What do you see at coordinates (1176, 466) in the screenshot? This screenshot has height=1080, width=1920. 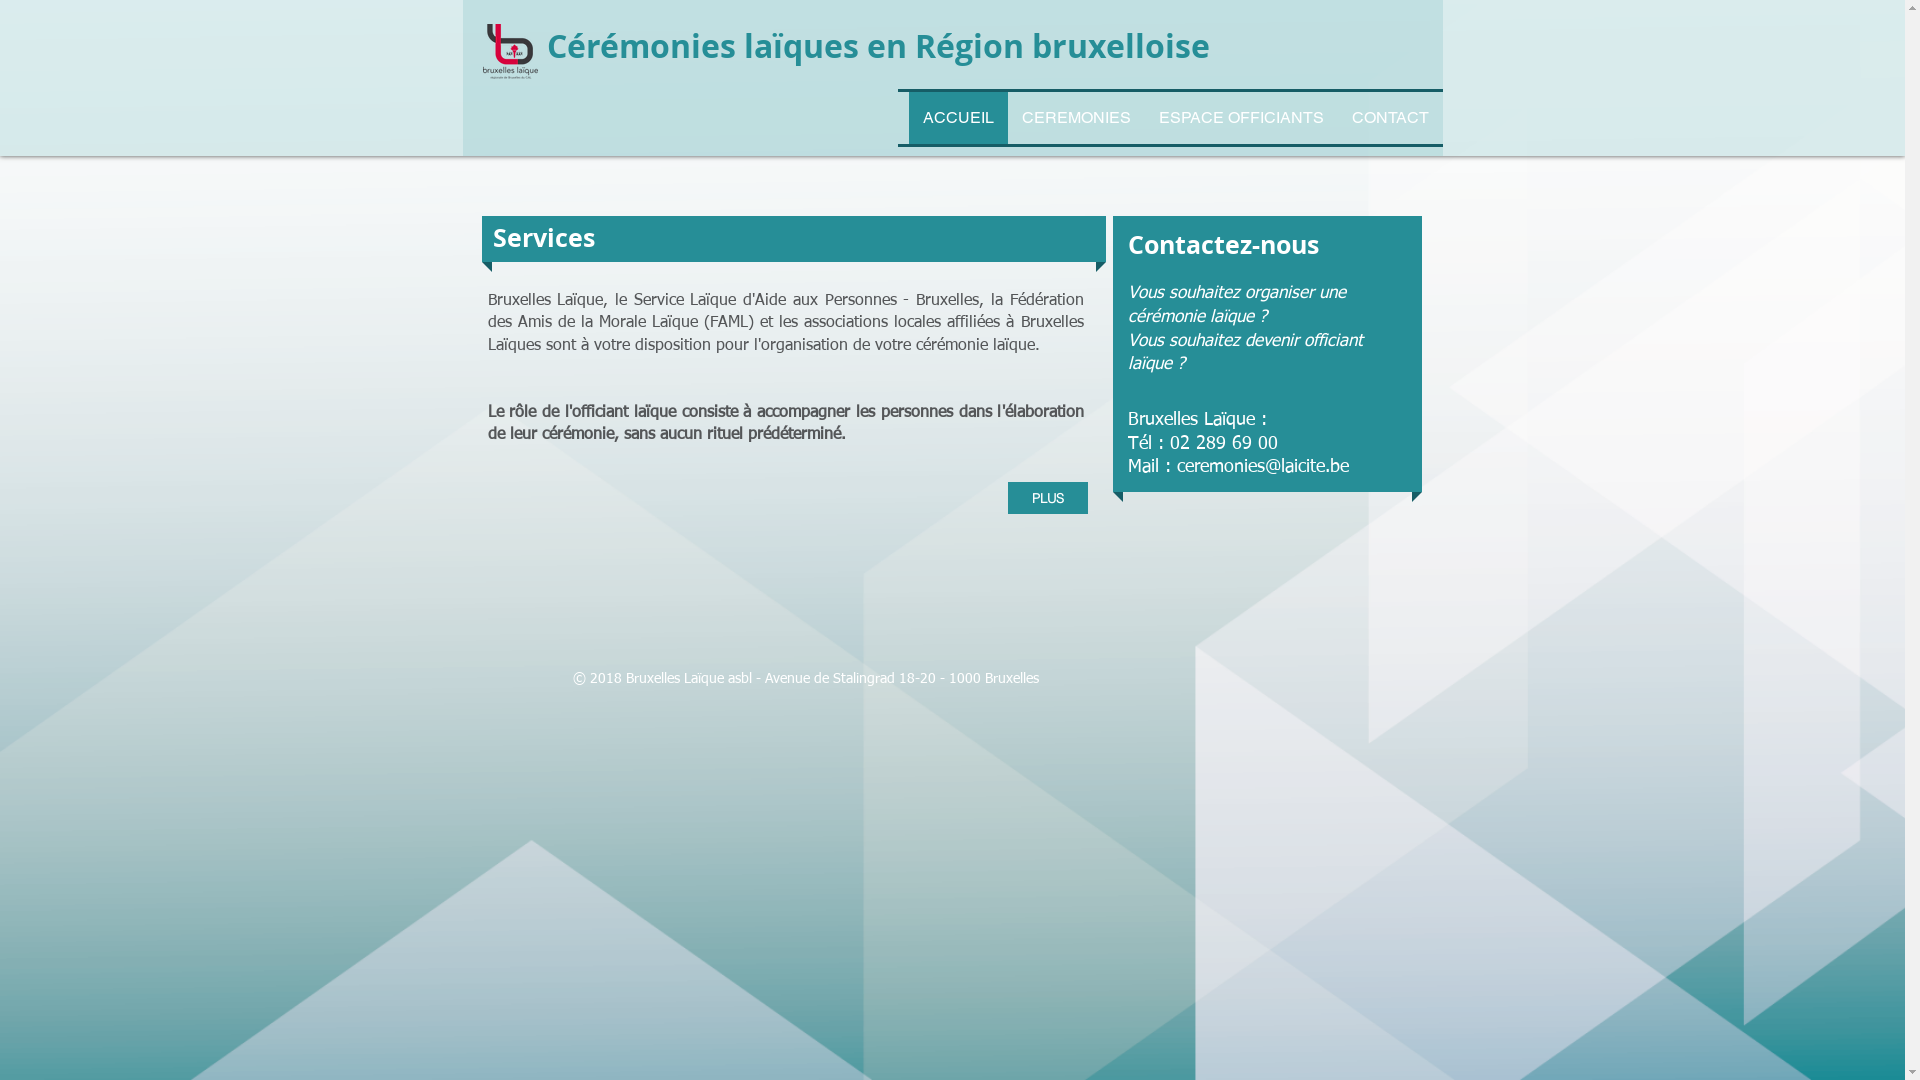 I see `'ceremonies@laicite.be'` at bounding box center [1176, 466].